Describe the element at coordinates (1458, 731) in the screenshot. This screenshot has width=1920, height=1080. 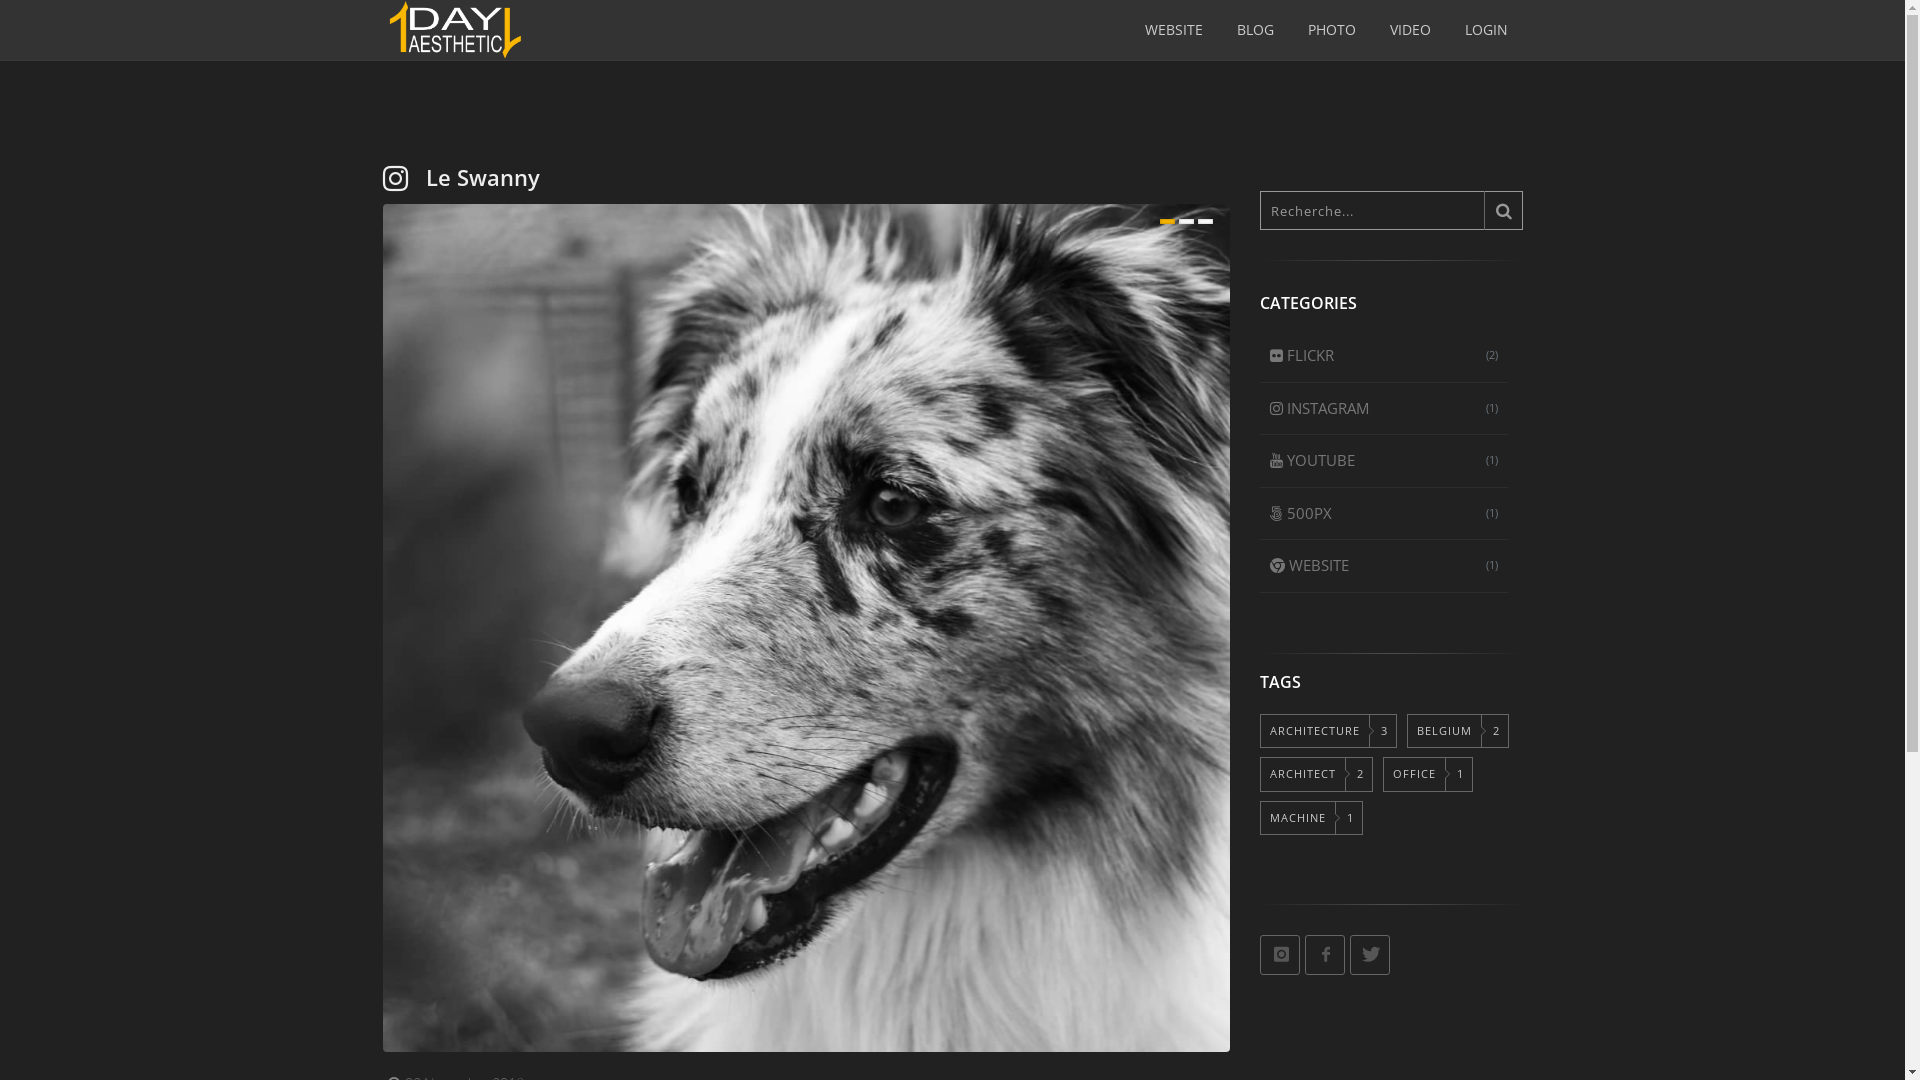
I see `'BELGIUM` at that location.